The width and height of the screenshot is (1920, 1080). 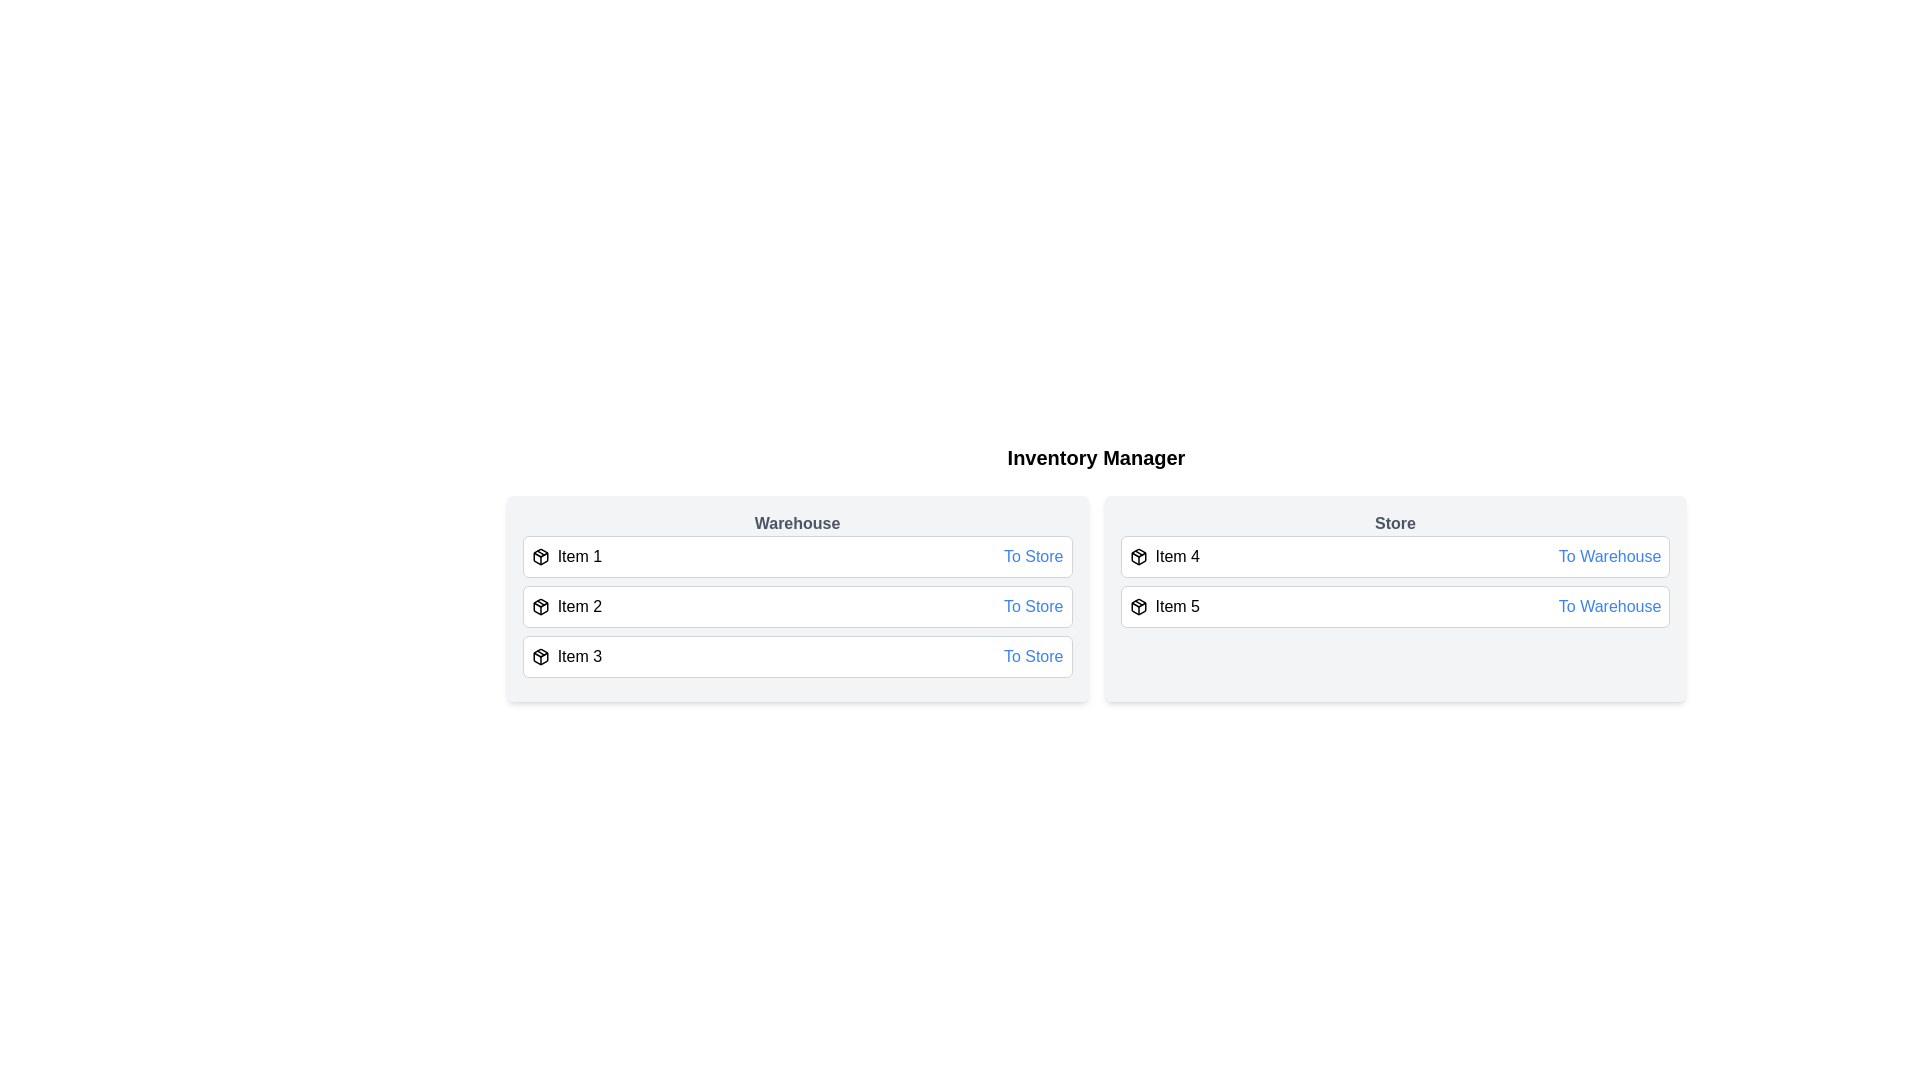 I want to click on the button to transfer Item 2 from Warehouse to <destination>, so click(x=1033, y=605).